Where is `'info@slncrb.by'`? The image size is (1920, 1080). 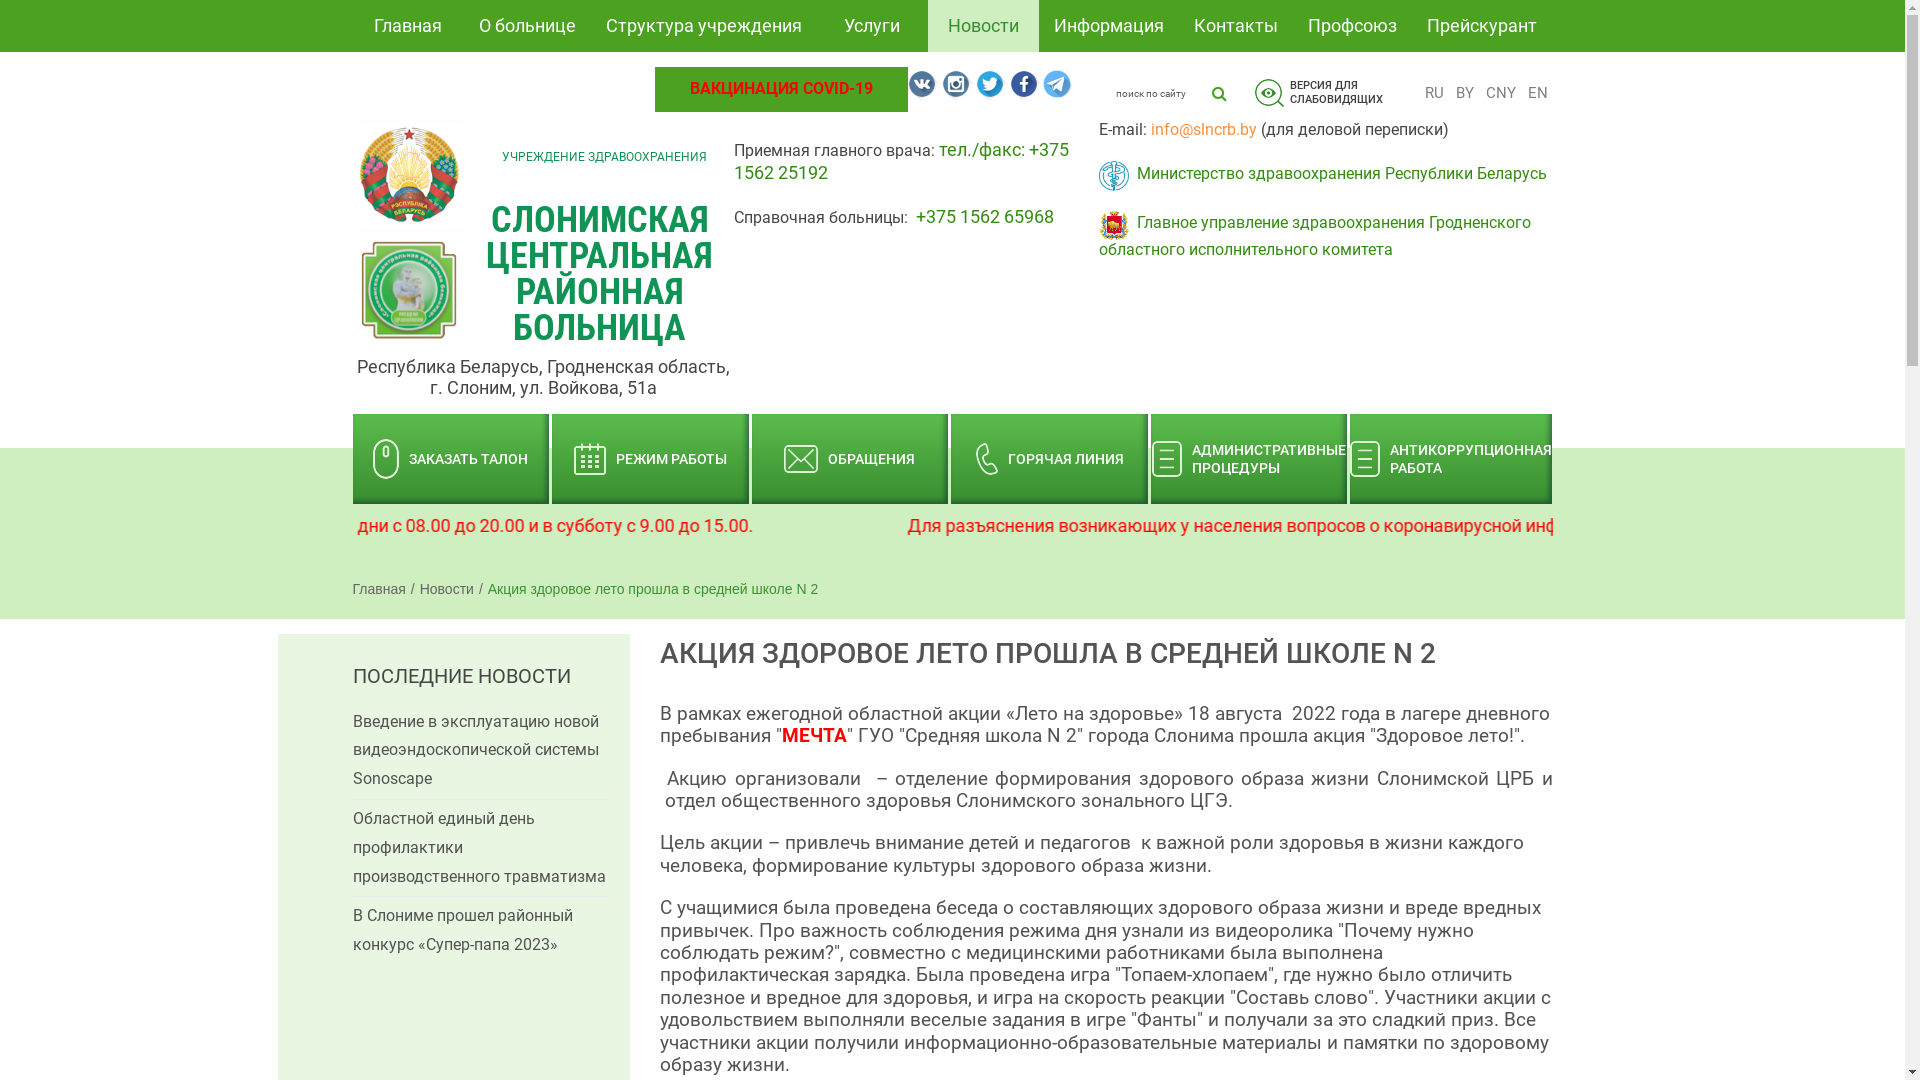 'info@slncrb.by' is located at coordinates (1203, 129).